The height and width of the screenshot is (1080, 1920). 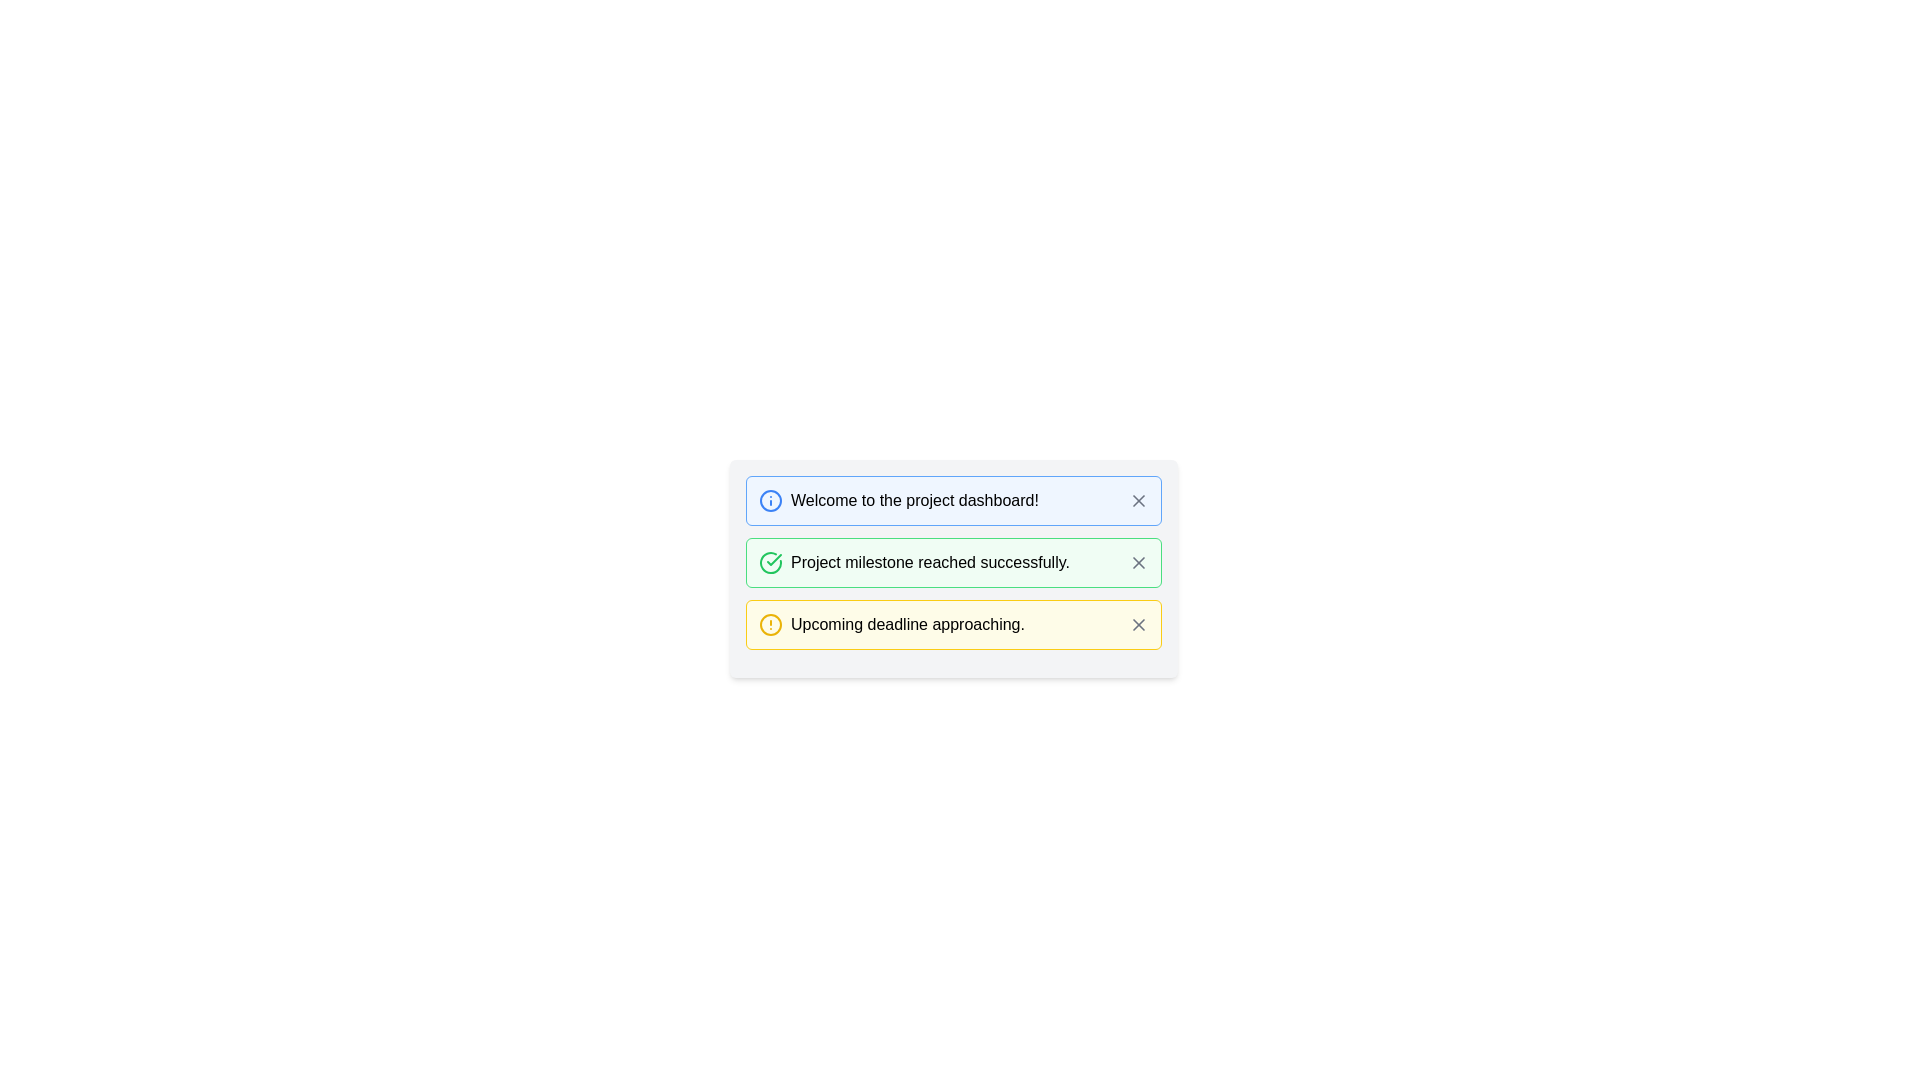 What do you see at coordinates (773, 559) in the screenshot?
I see `the green check mark icon located in the second notification card, next to the text 'Project milestone reached successfully.'` at bounding box center [773, 559].